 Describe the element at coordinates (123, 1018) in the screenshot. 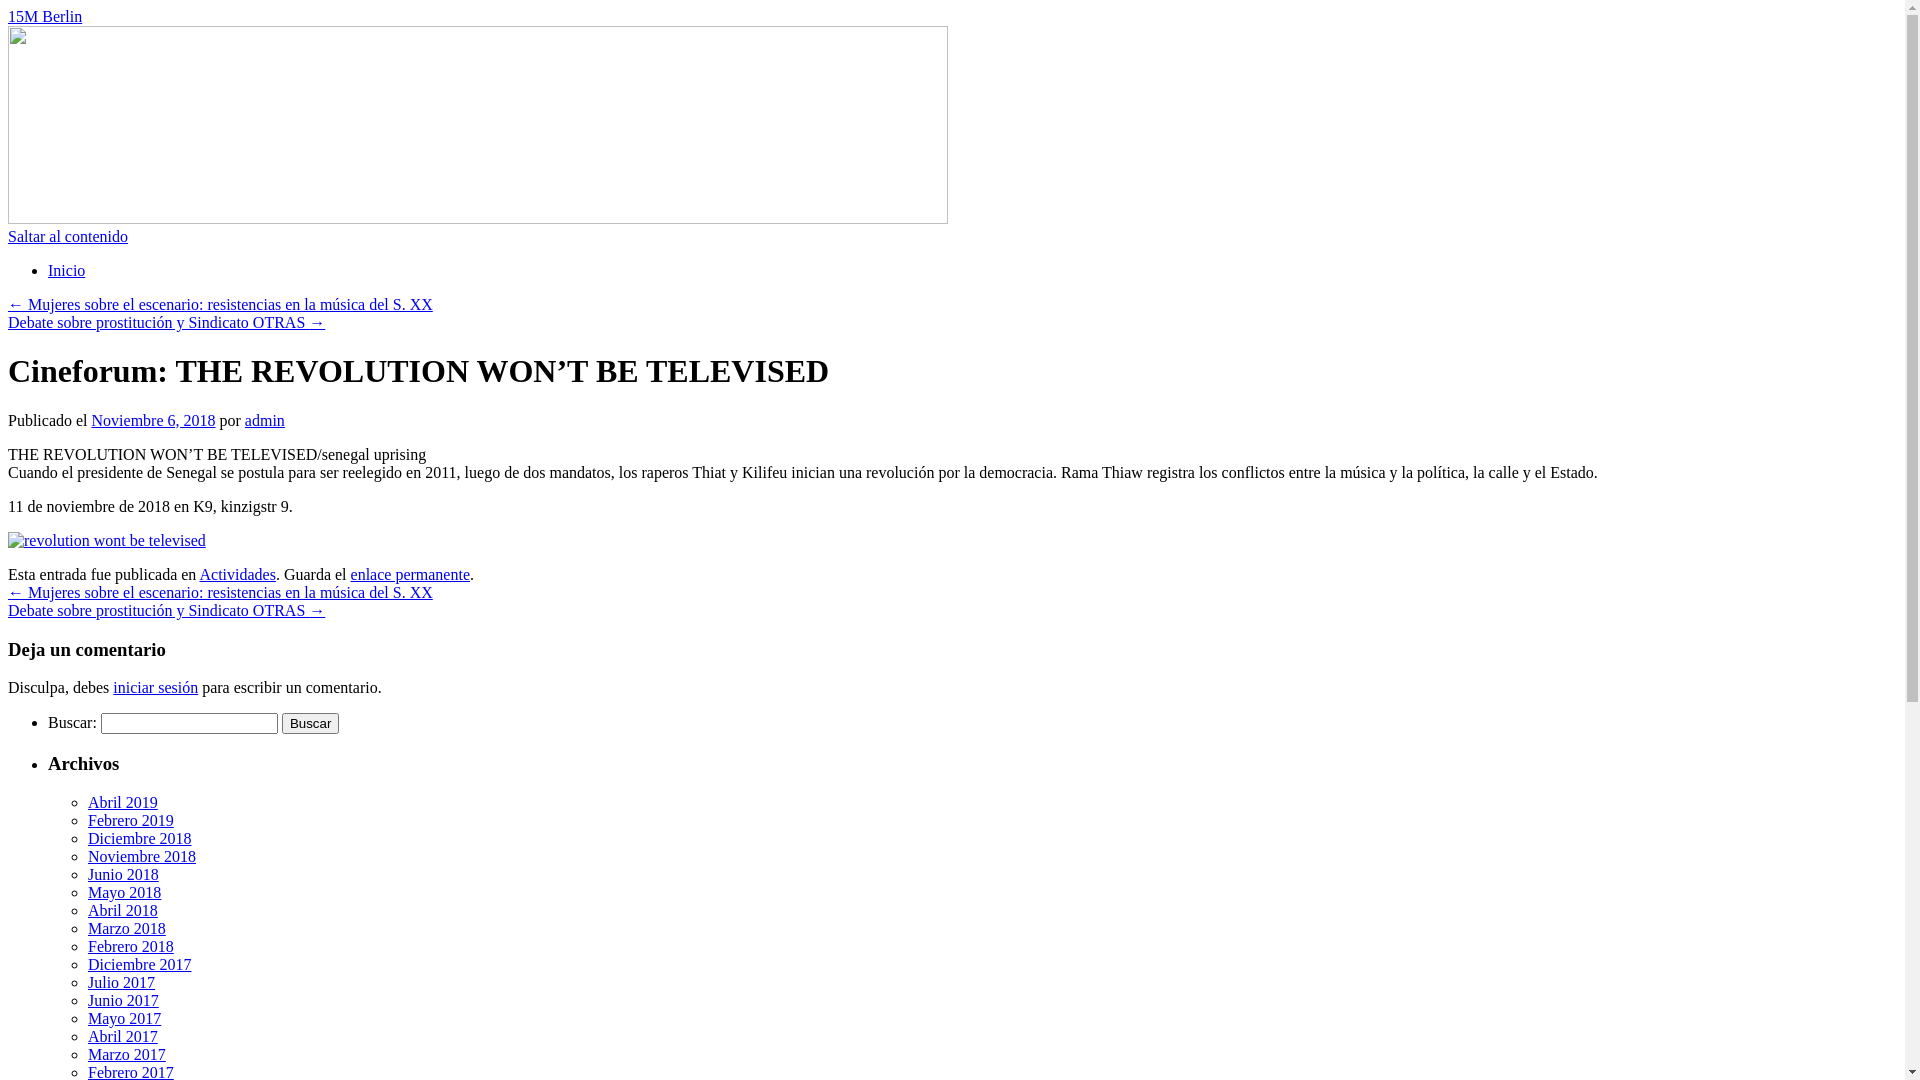

I see `'Mayo 2017'` at that location.